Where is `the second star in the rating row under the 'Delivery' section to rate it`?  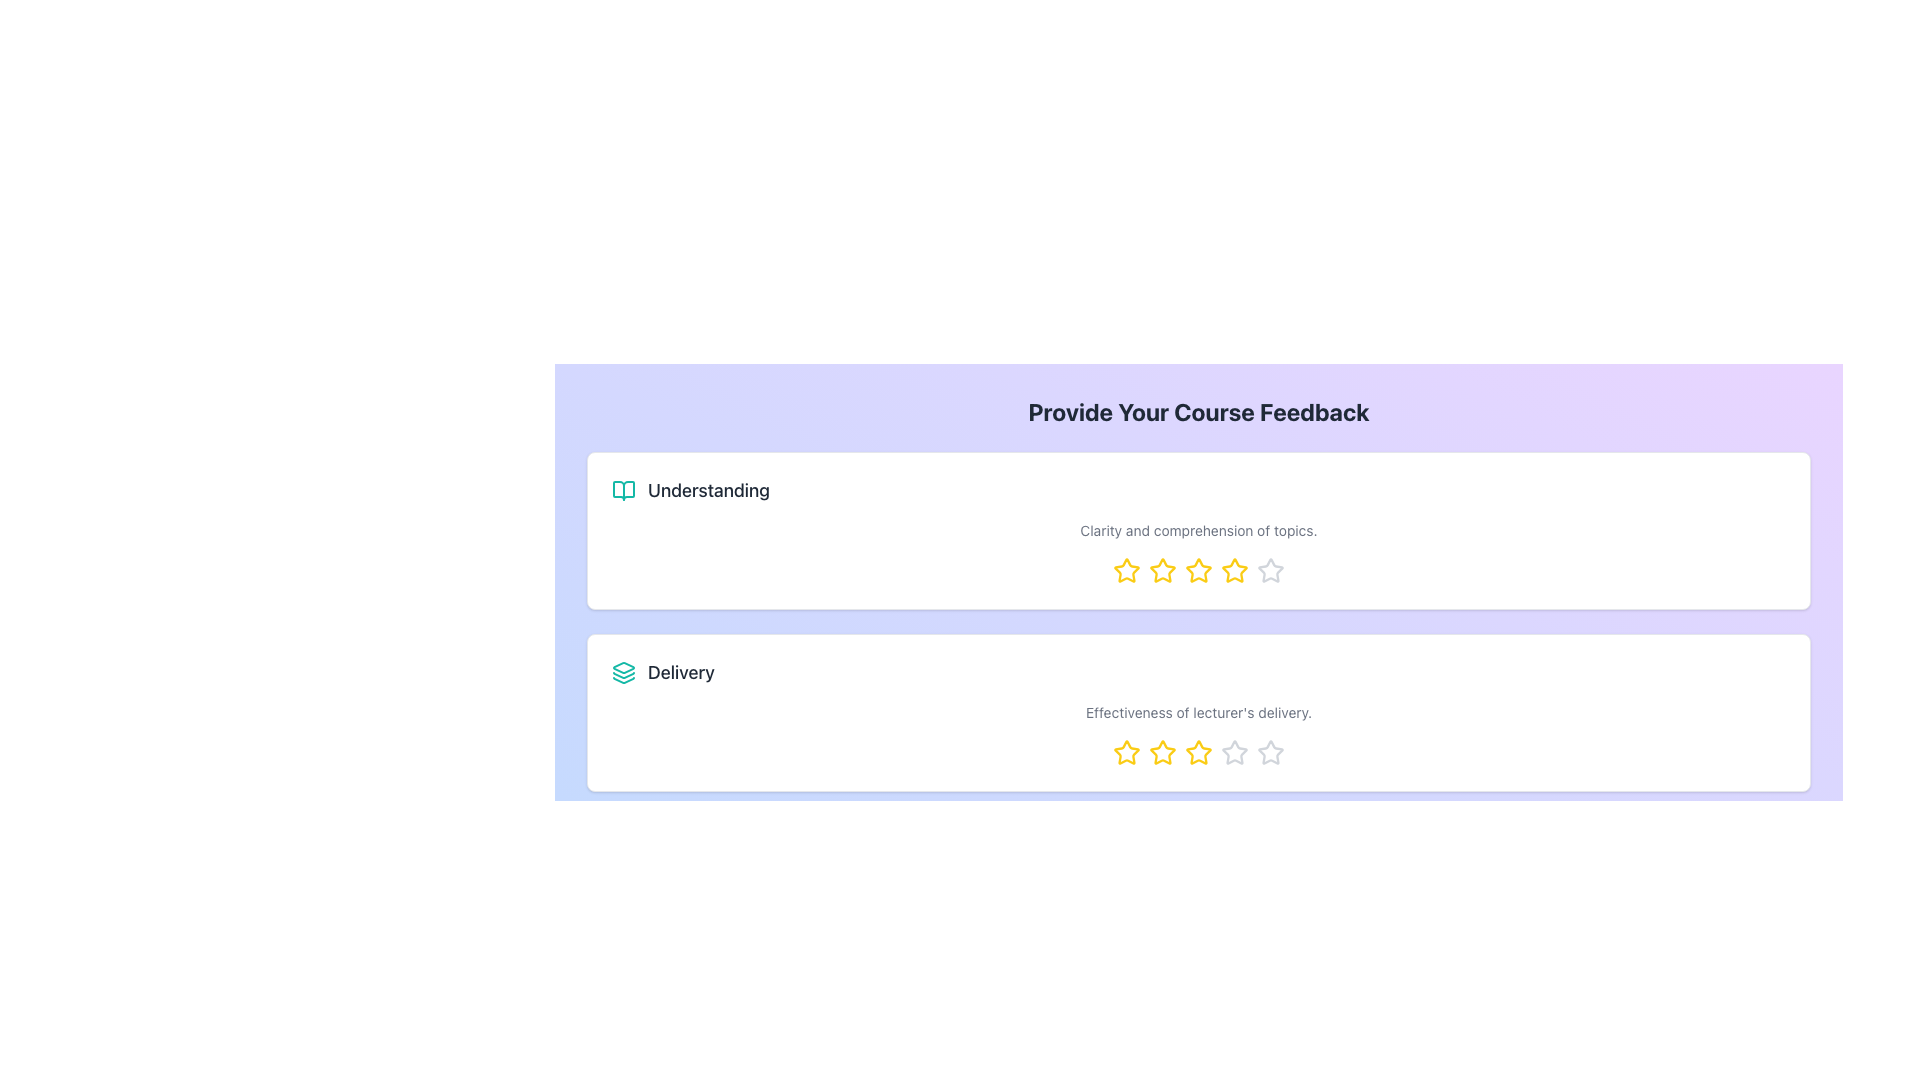 the second star in the rating row under the 'Delivery' section to rate it is located at coordinates (1161, 752).